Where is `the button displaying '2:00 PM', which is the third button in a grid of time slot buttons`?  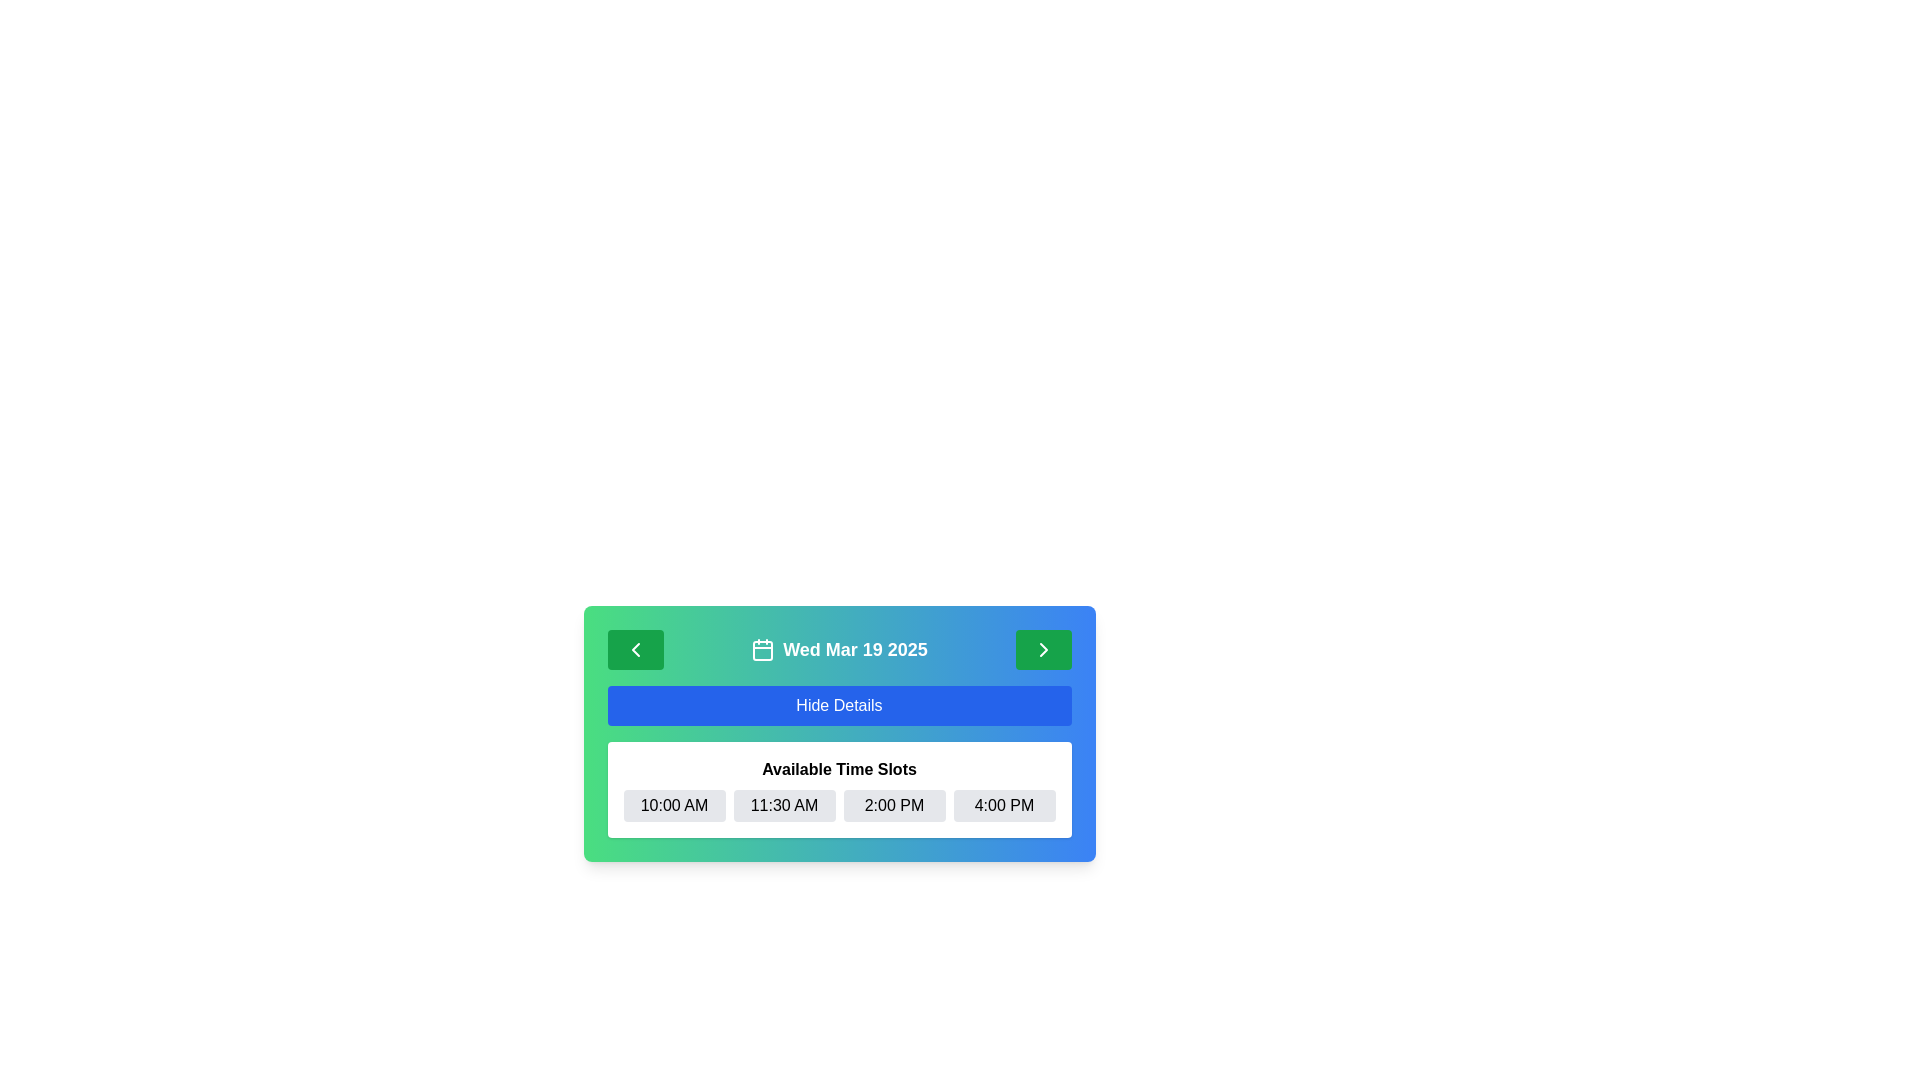
the button displaying '2:00 PM', which is the third button in a grid of time slot buttons is located at coordinates (893, 805).